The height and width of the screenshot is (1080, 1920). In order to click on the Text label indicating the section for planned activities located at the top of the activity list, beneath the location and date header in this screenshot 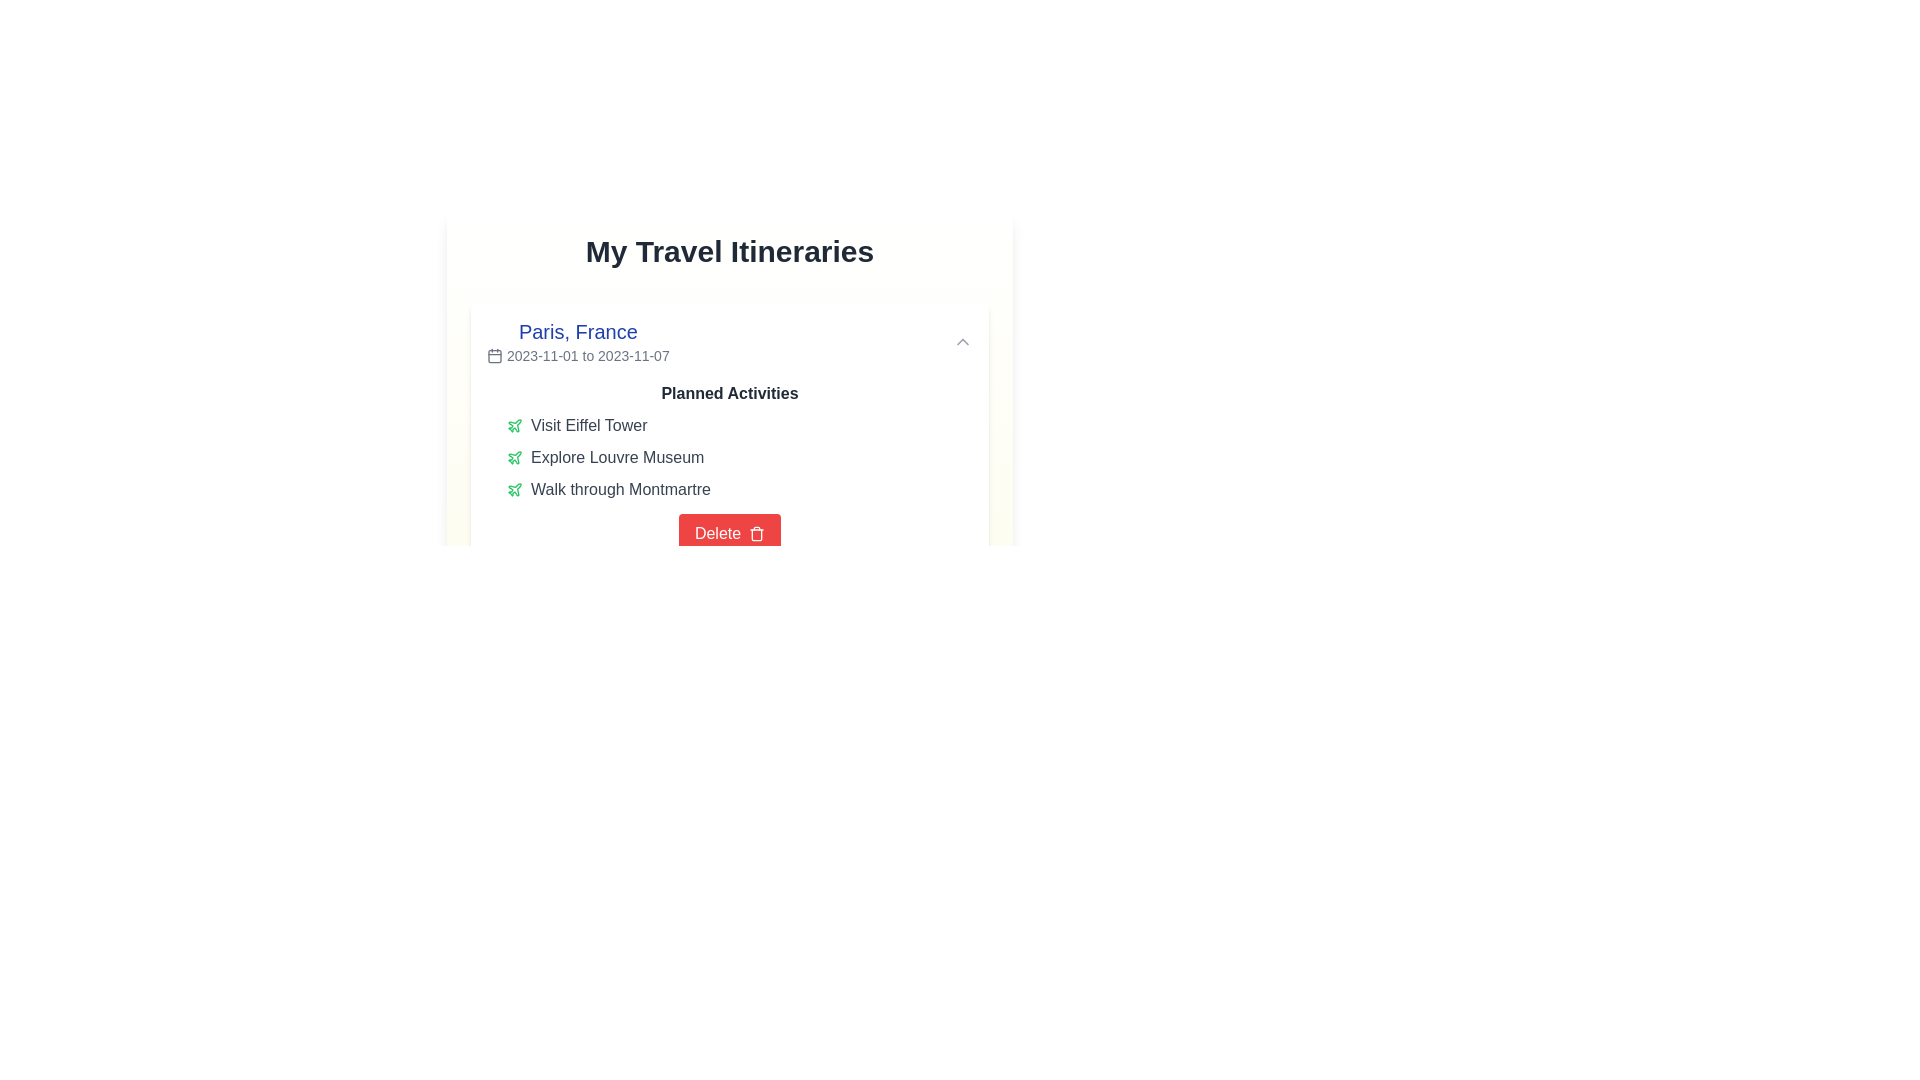, I will do `click(728, 393)`.